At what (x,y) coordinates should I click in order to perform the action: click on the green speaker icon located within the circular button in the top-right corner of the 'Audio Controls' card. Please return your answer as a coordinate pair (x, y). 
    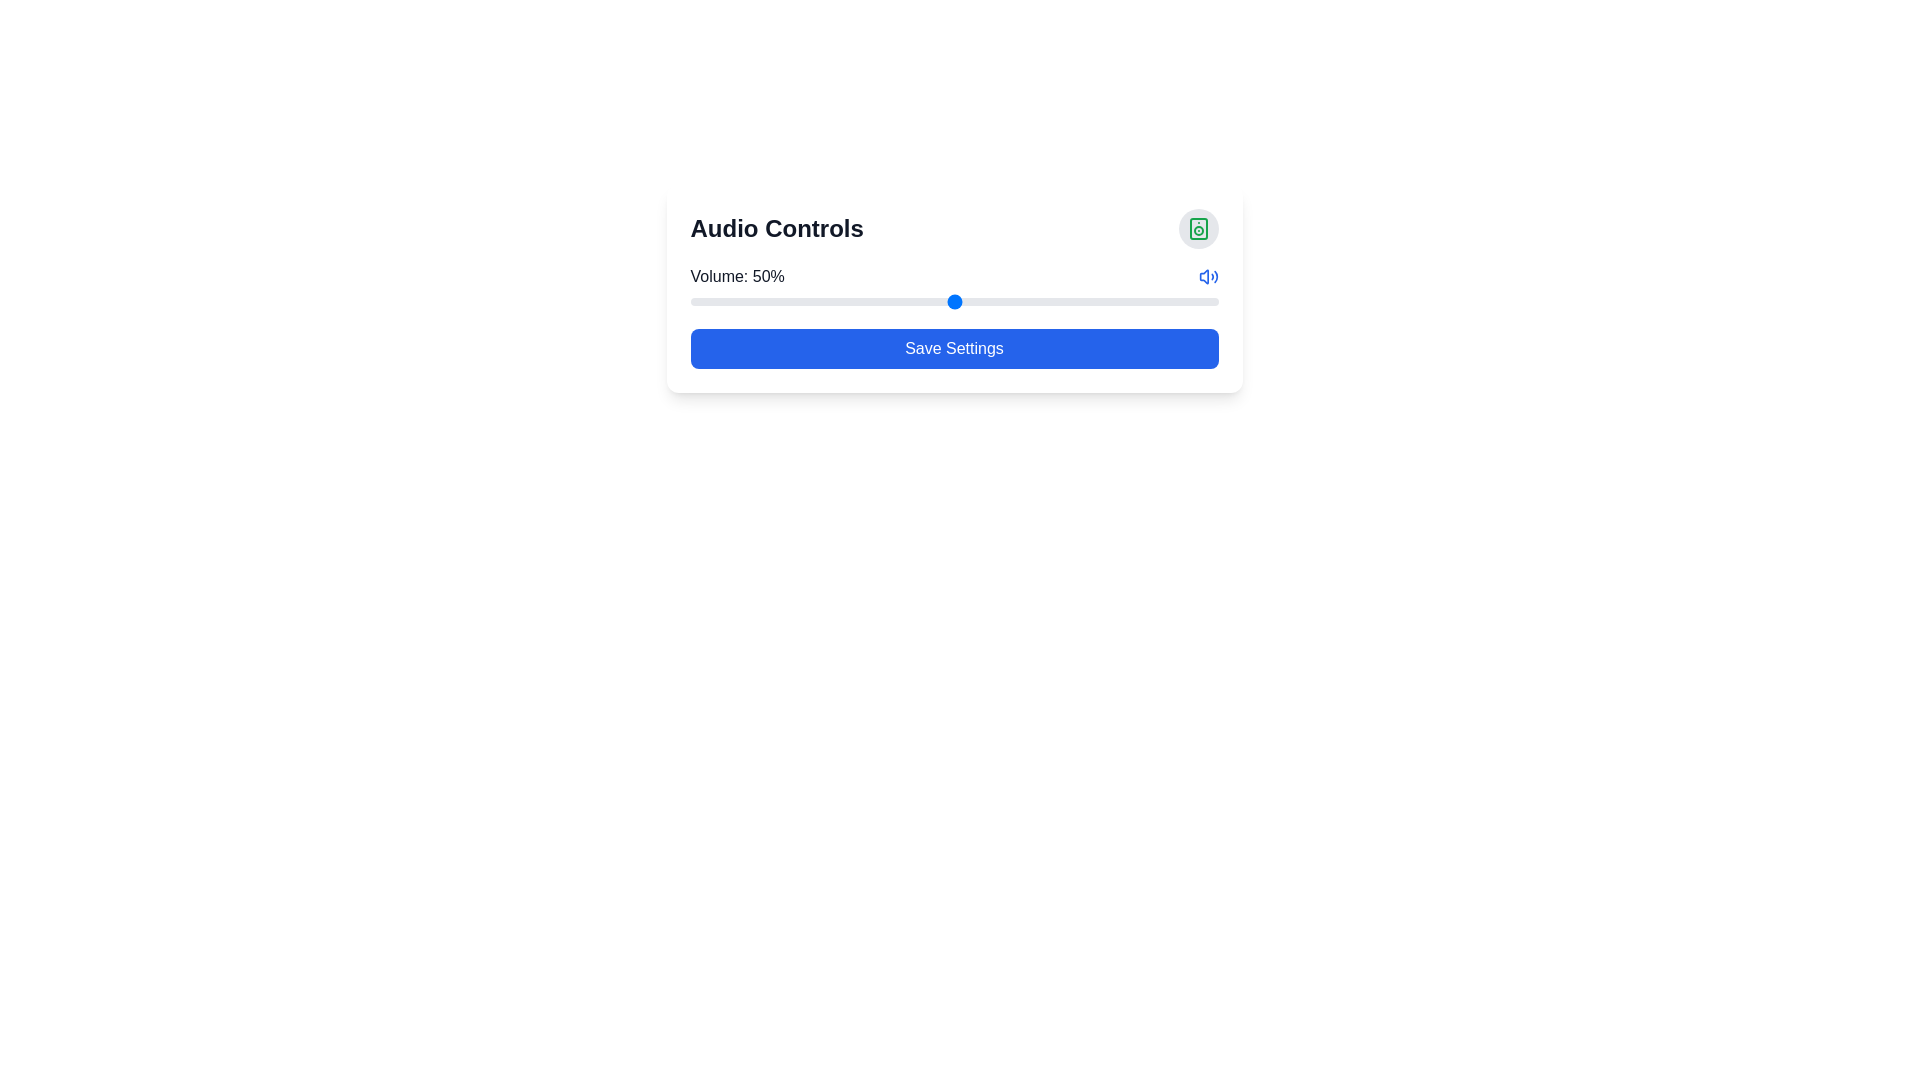
    Looking at the image, I should click on (1198, 227).